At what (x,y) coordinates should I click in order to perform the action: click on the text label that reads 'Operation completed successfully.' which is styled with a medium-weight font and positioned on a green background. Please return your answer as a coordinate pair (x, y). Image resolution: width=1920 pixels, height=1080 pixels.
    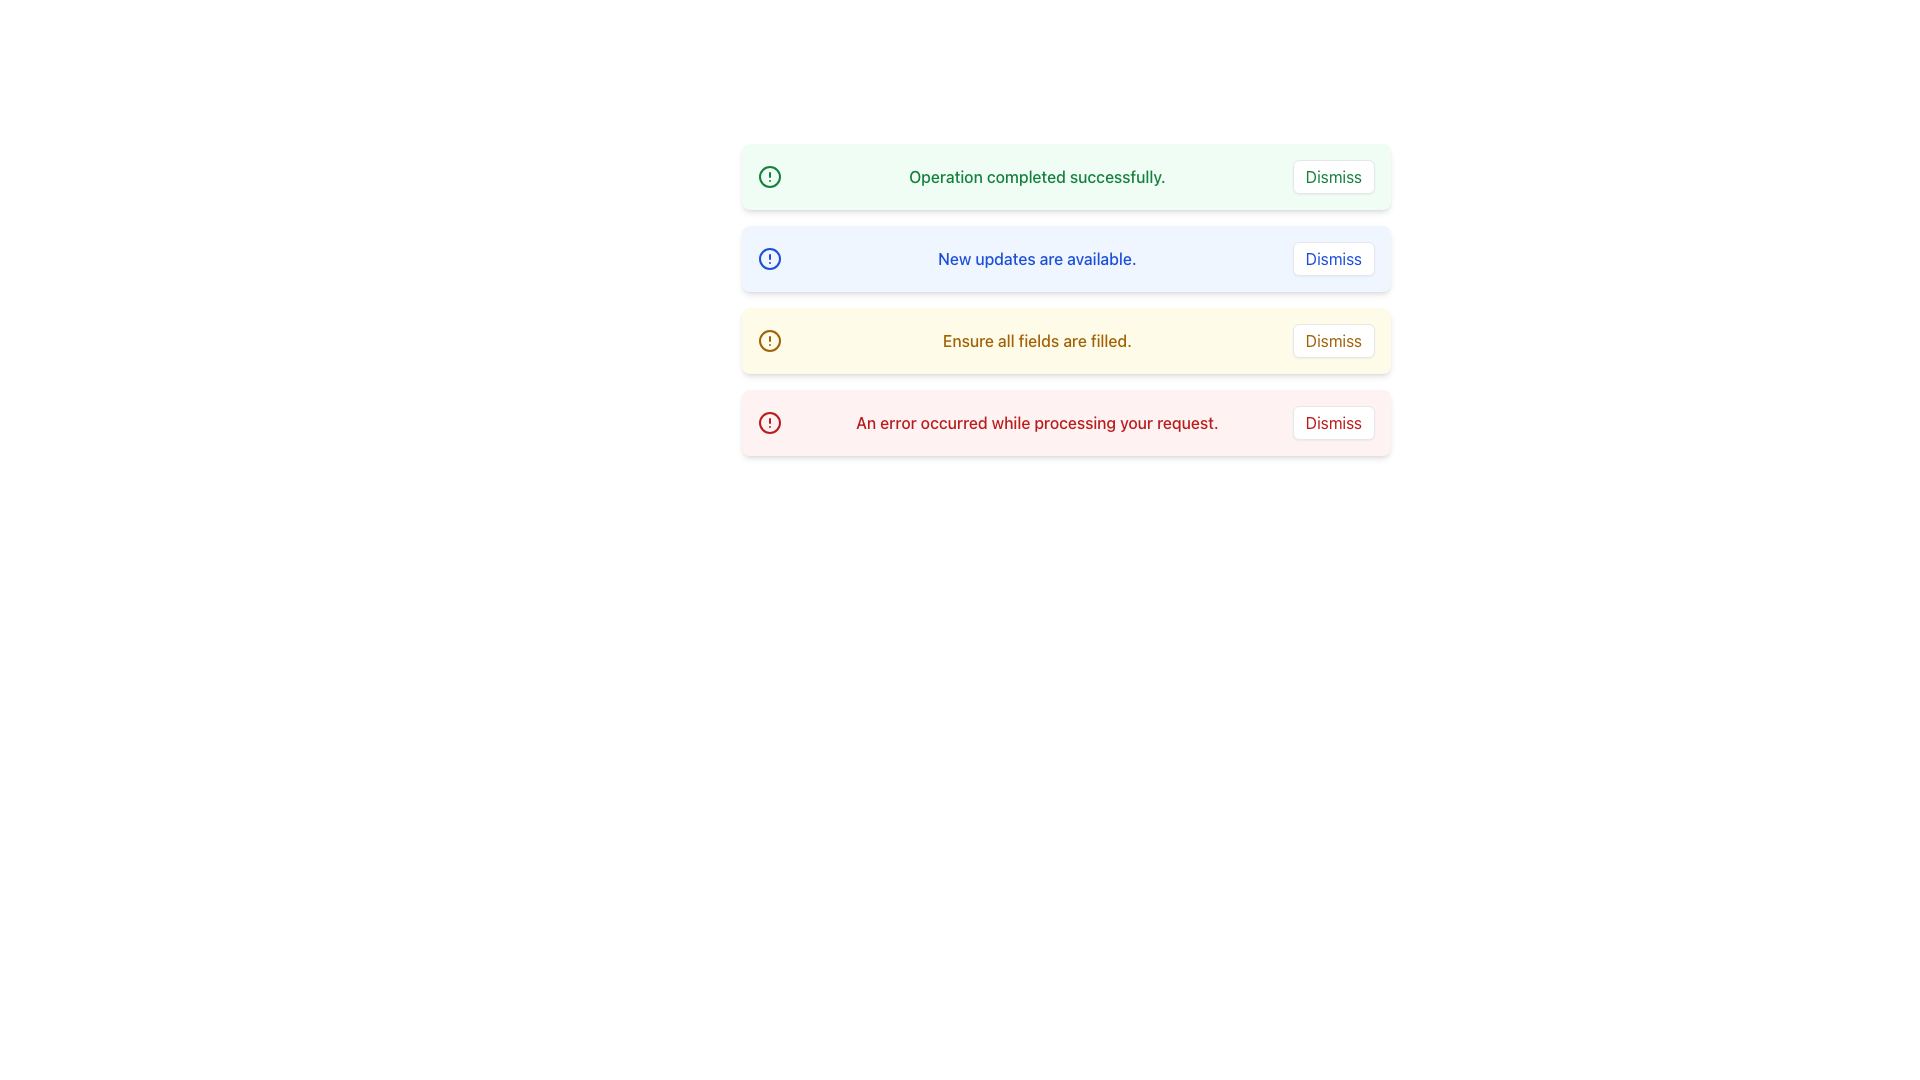
    Looking at the image, I should click on (1037, 176).